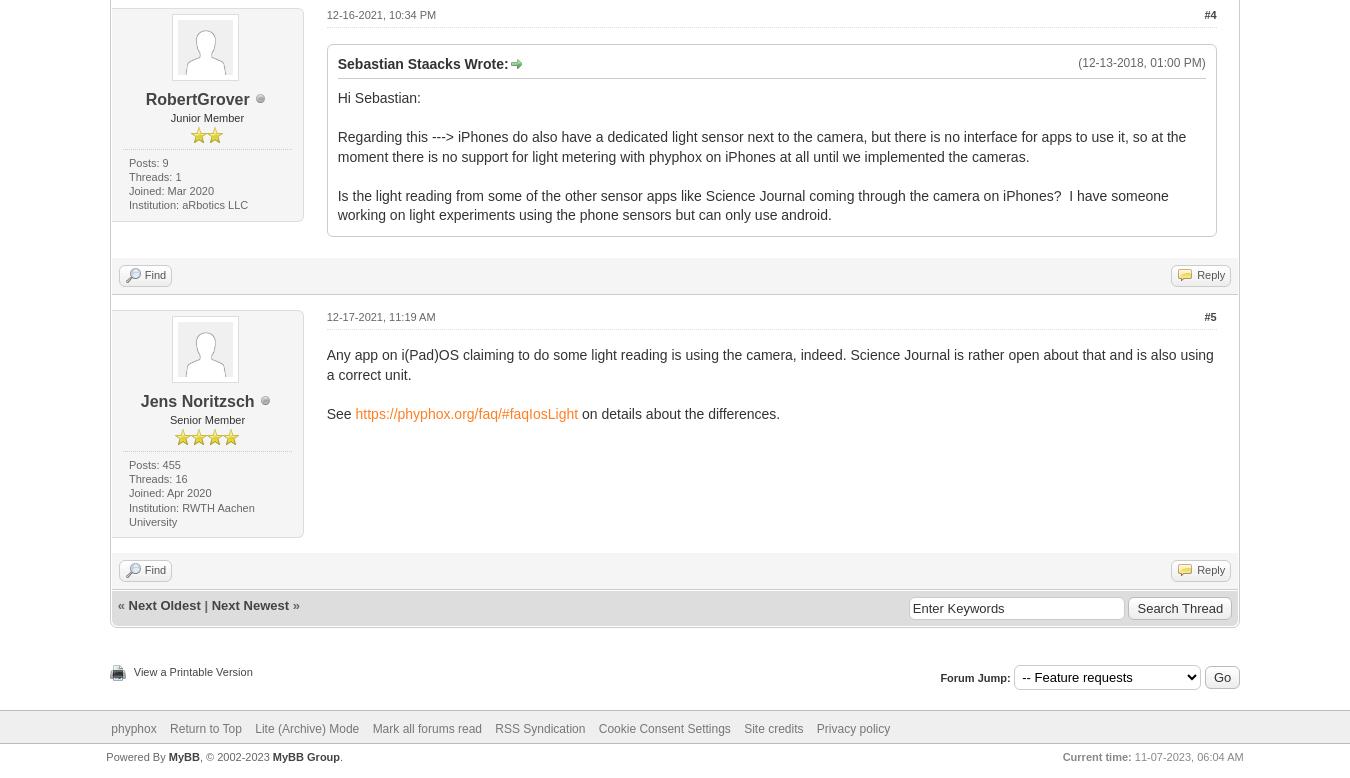  What do you see at coordinates (335, 96) in the screenshot?
I see `'Hi Sebastian:'` at bounding box center [335, 96].